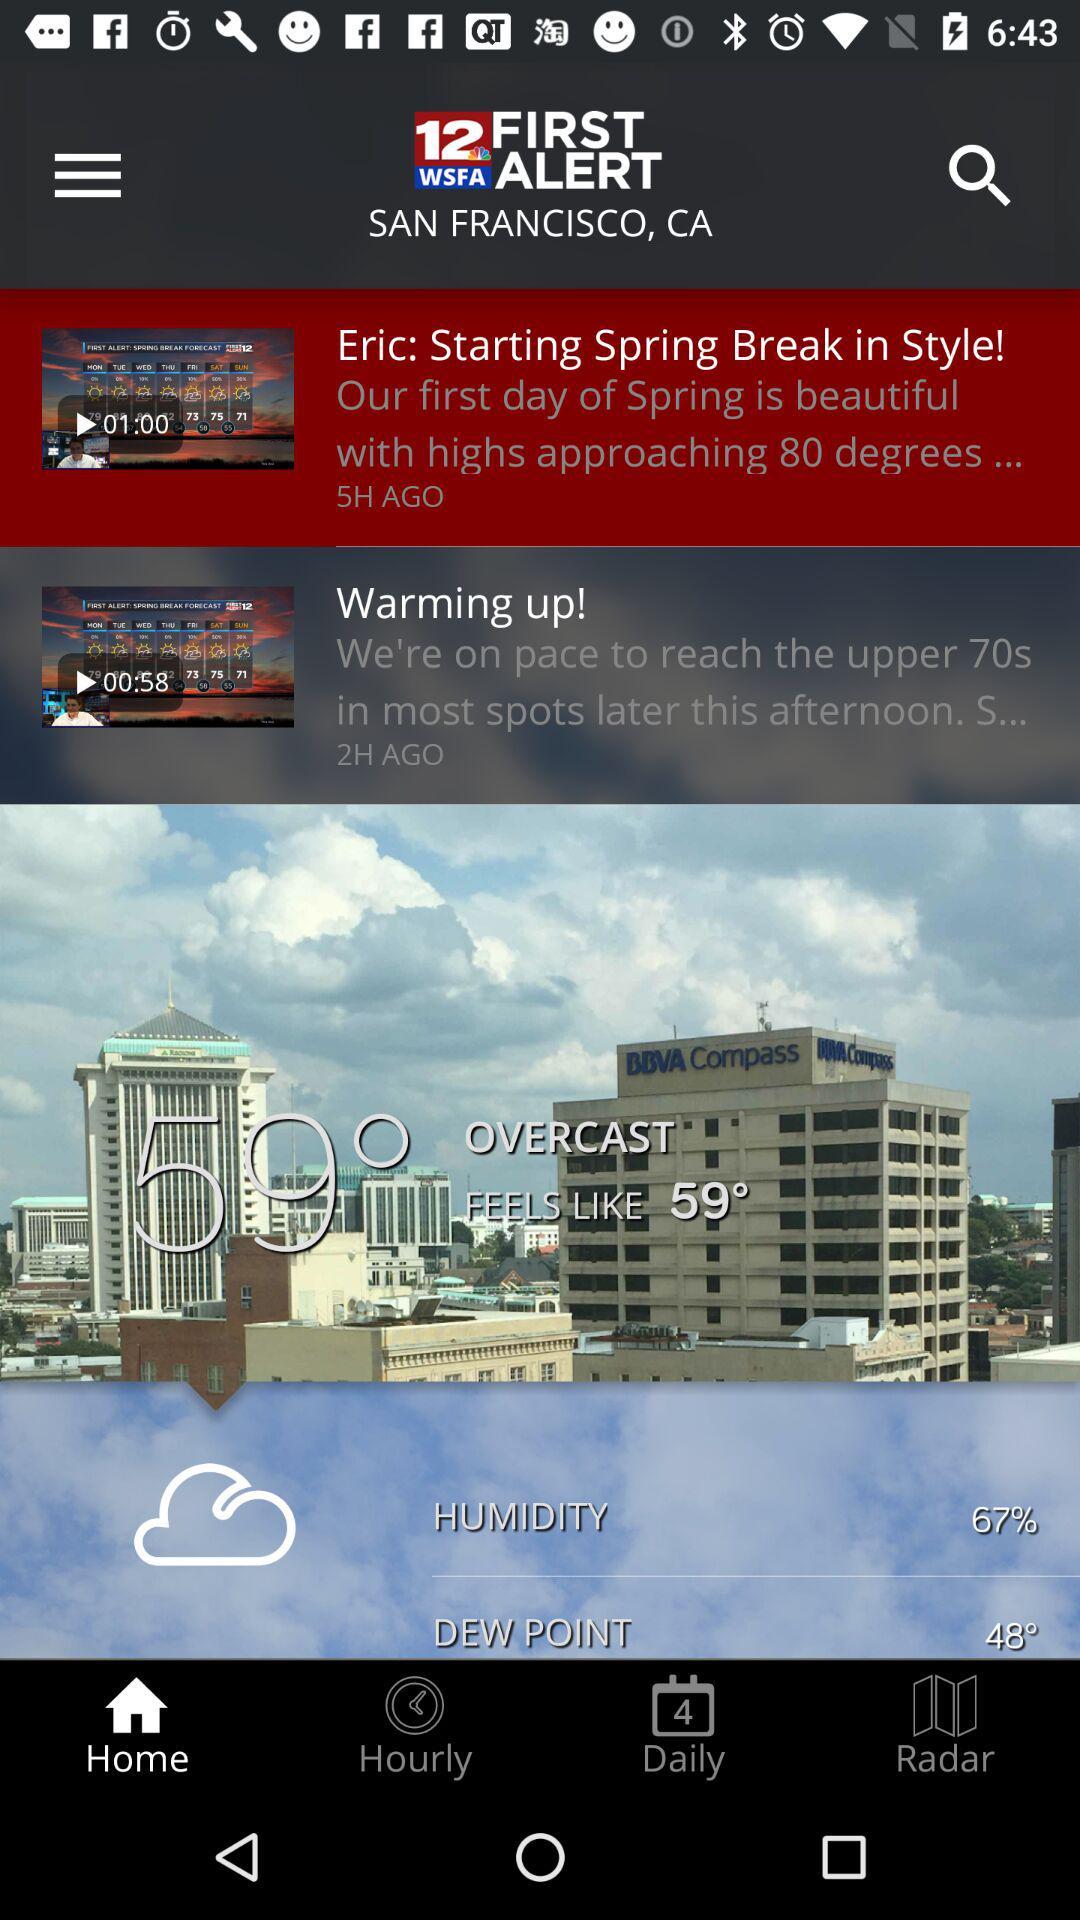 The width and height of the screenshot is (1080, 1920). Describe the element at coordinates (682, 1726) in the screenshot. I see `the icon next to radar` at that location.